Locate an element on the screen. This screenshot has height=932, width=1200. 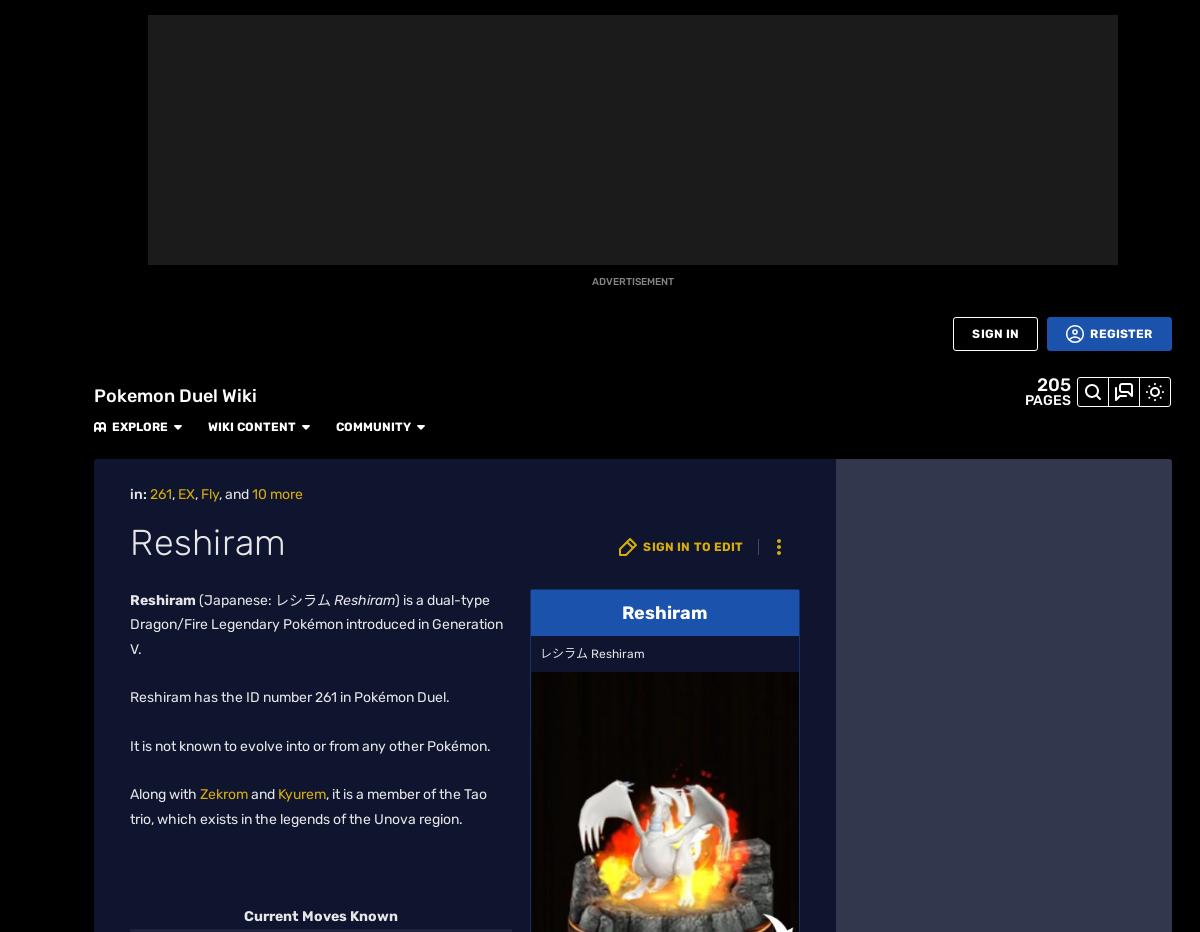
'Popular Pages' is located at coordinates (851, 70).